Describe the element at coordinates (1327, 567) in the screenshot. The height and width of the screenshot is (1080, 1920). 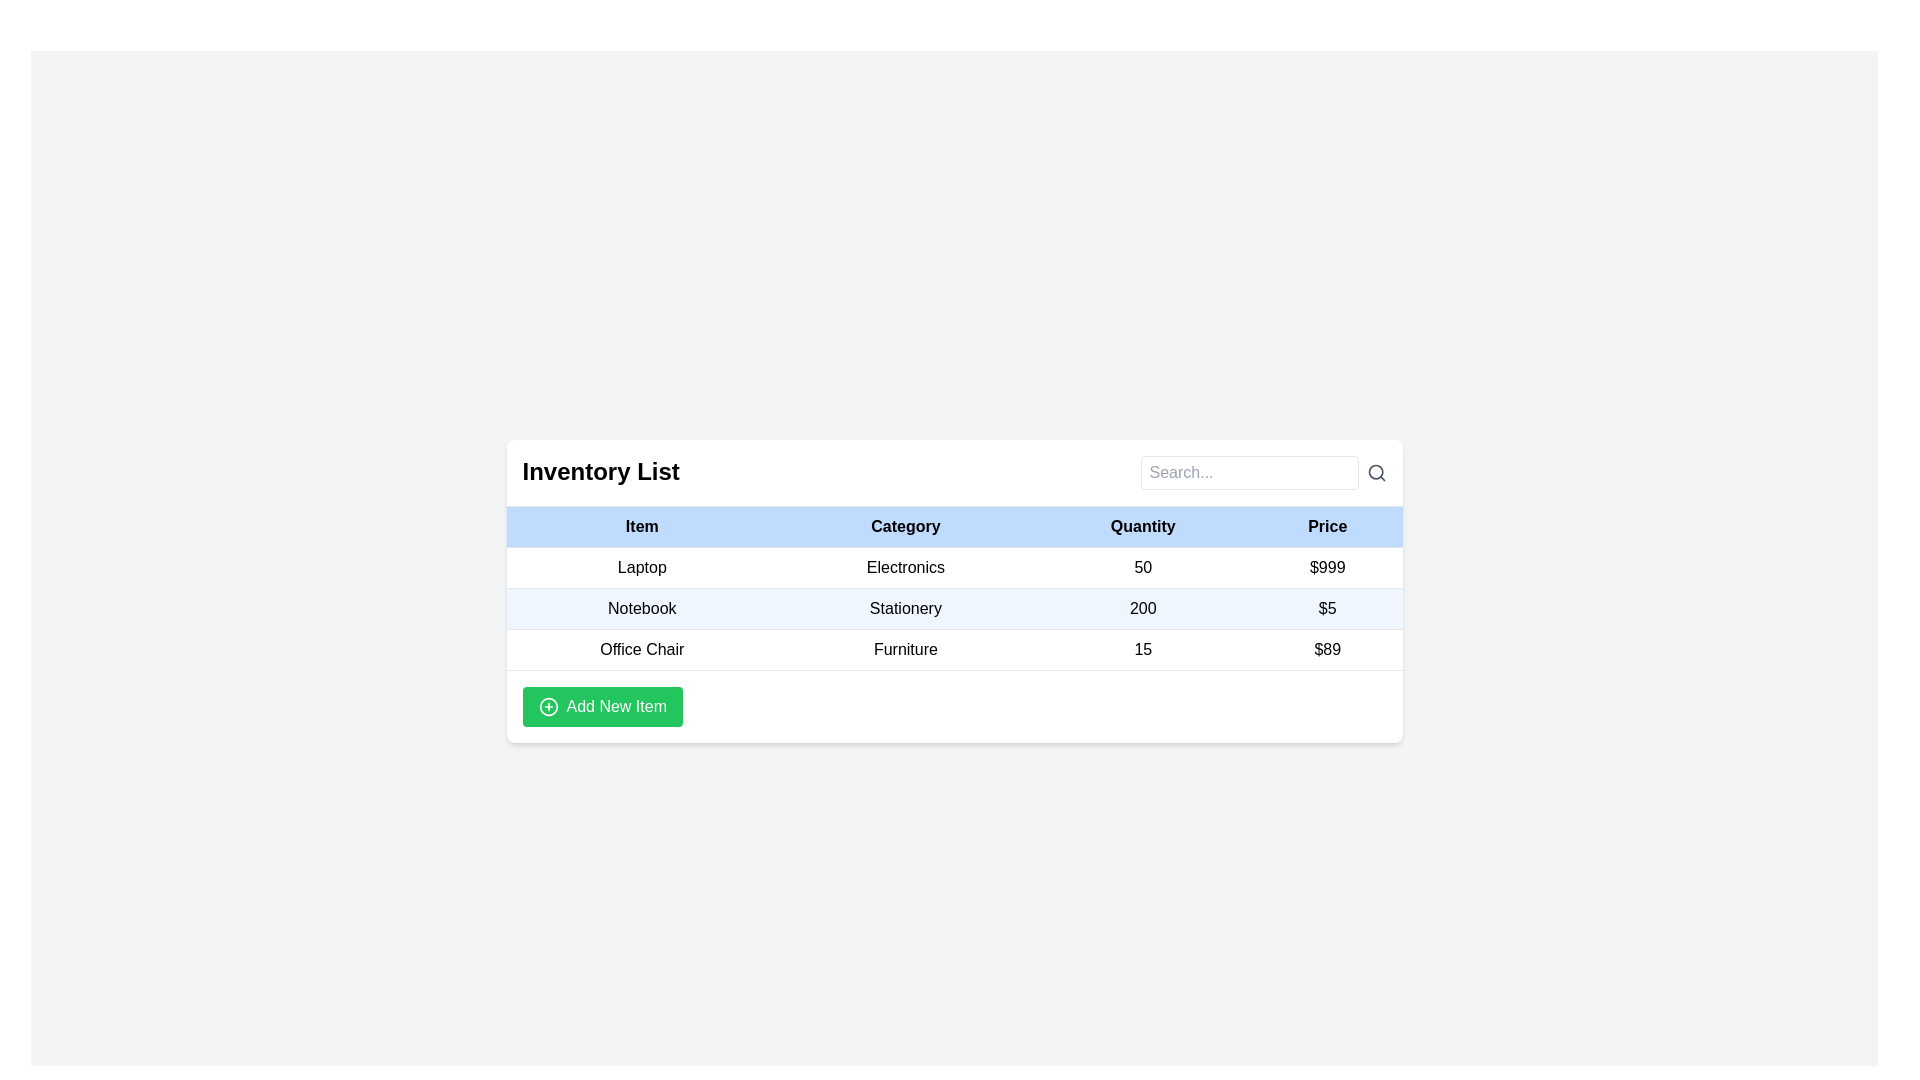
I see `value displayed in the text label showing '$999' under the 'Price' heading in the first row of the table` at that location.